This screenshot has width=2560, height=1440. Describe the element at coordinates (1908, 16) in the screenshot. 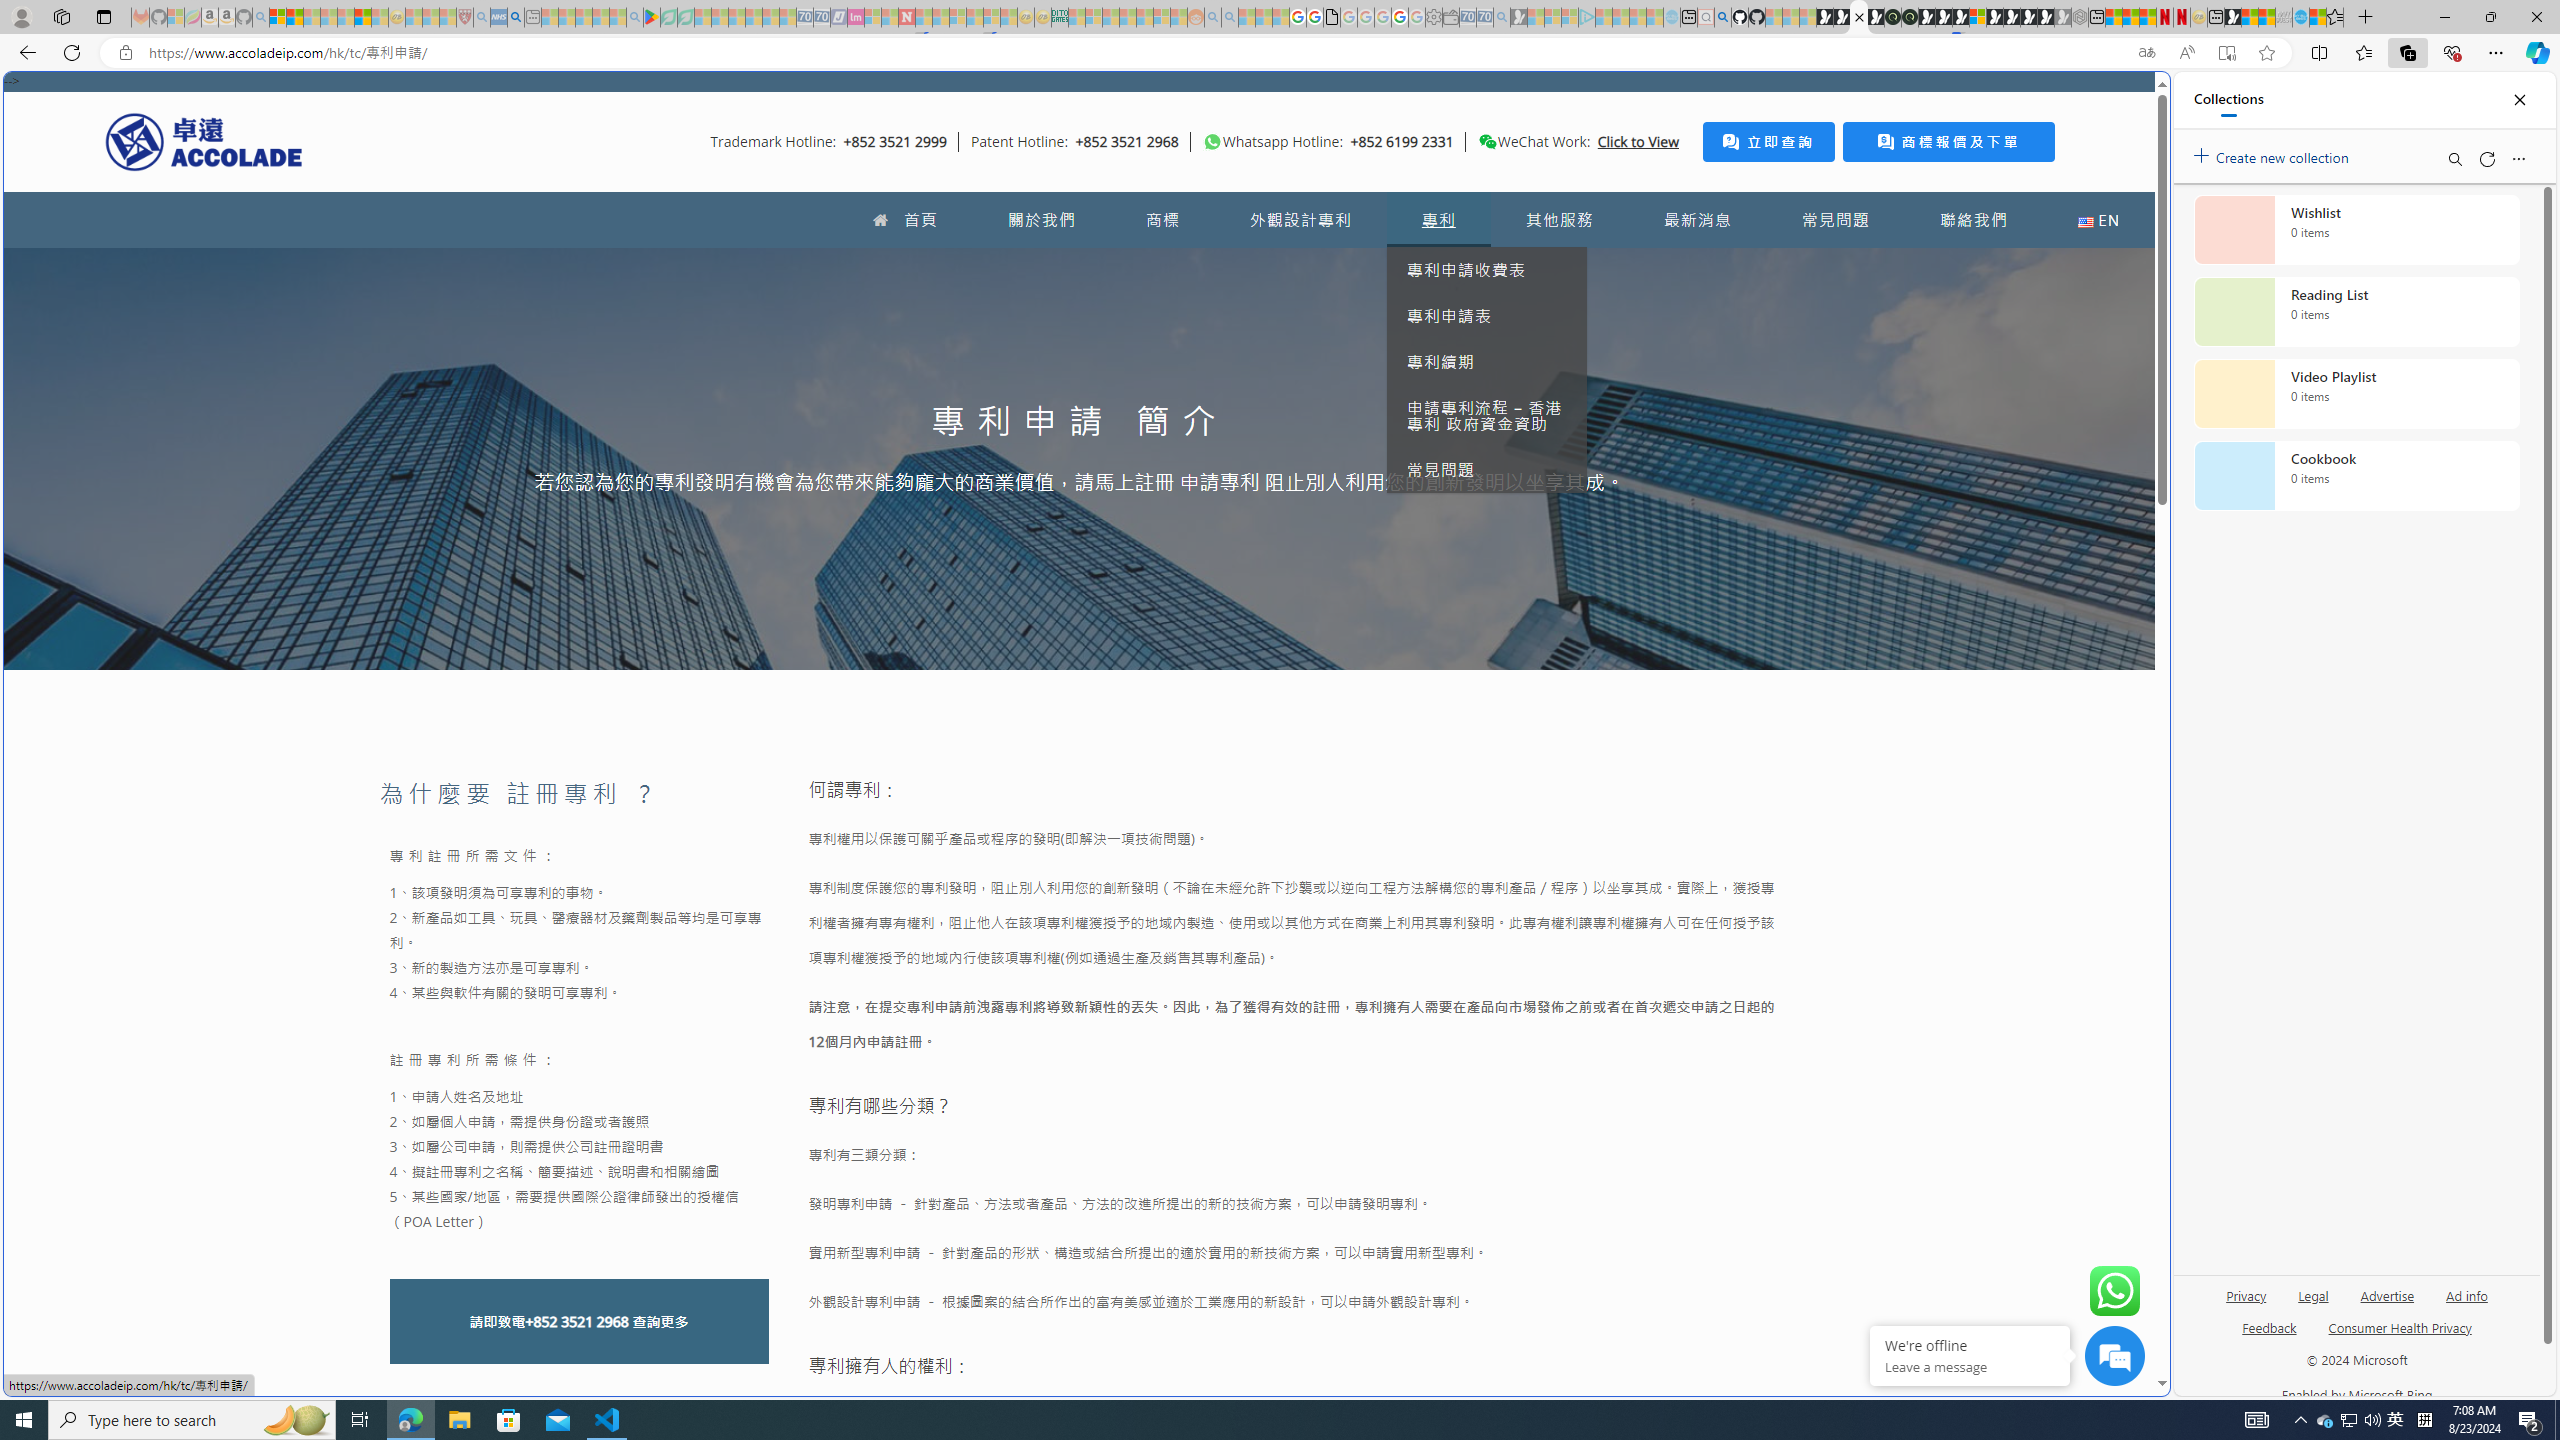

I see `'Future Focus Report 2024'` at that location.